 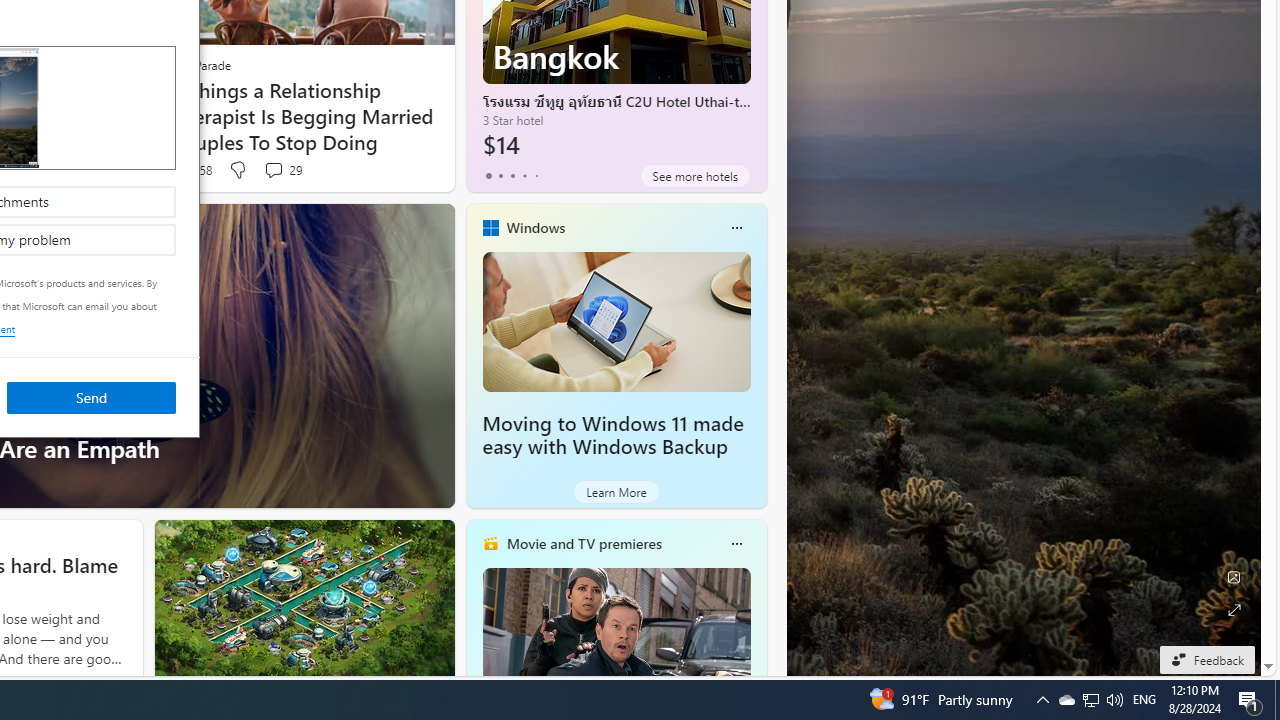 What do you see at coordinates (1113, 698) in the screenshot?
I see `'Q2790: 100%'` at bounding box center [1113, 698].